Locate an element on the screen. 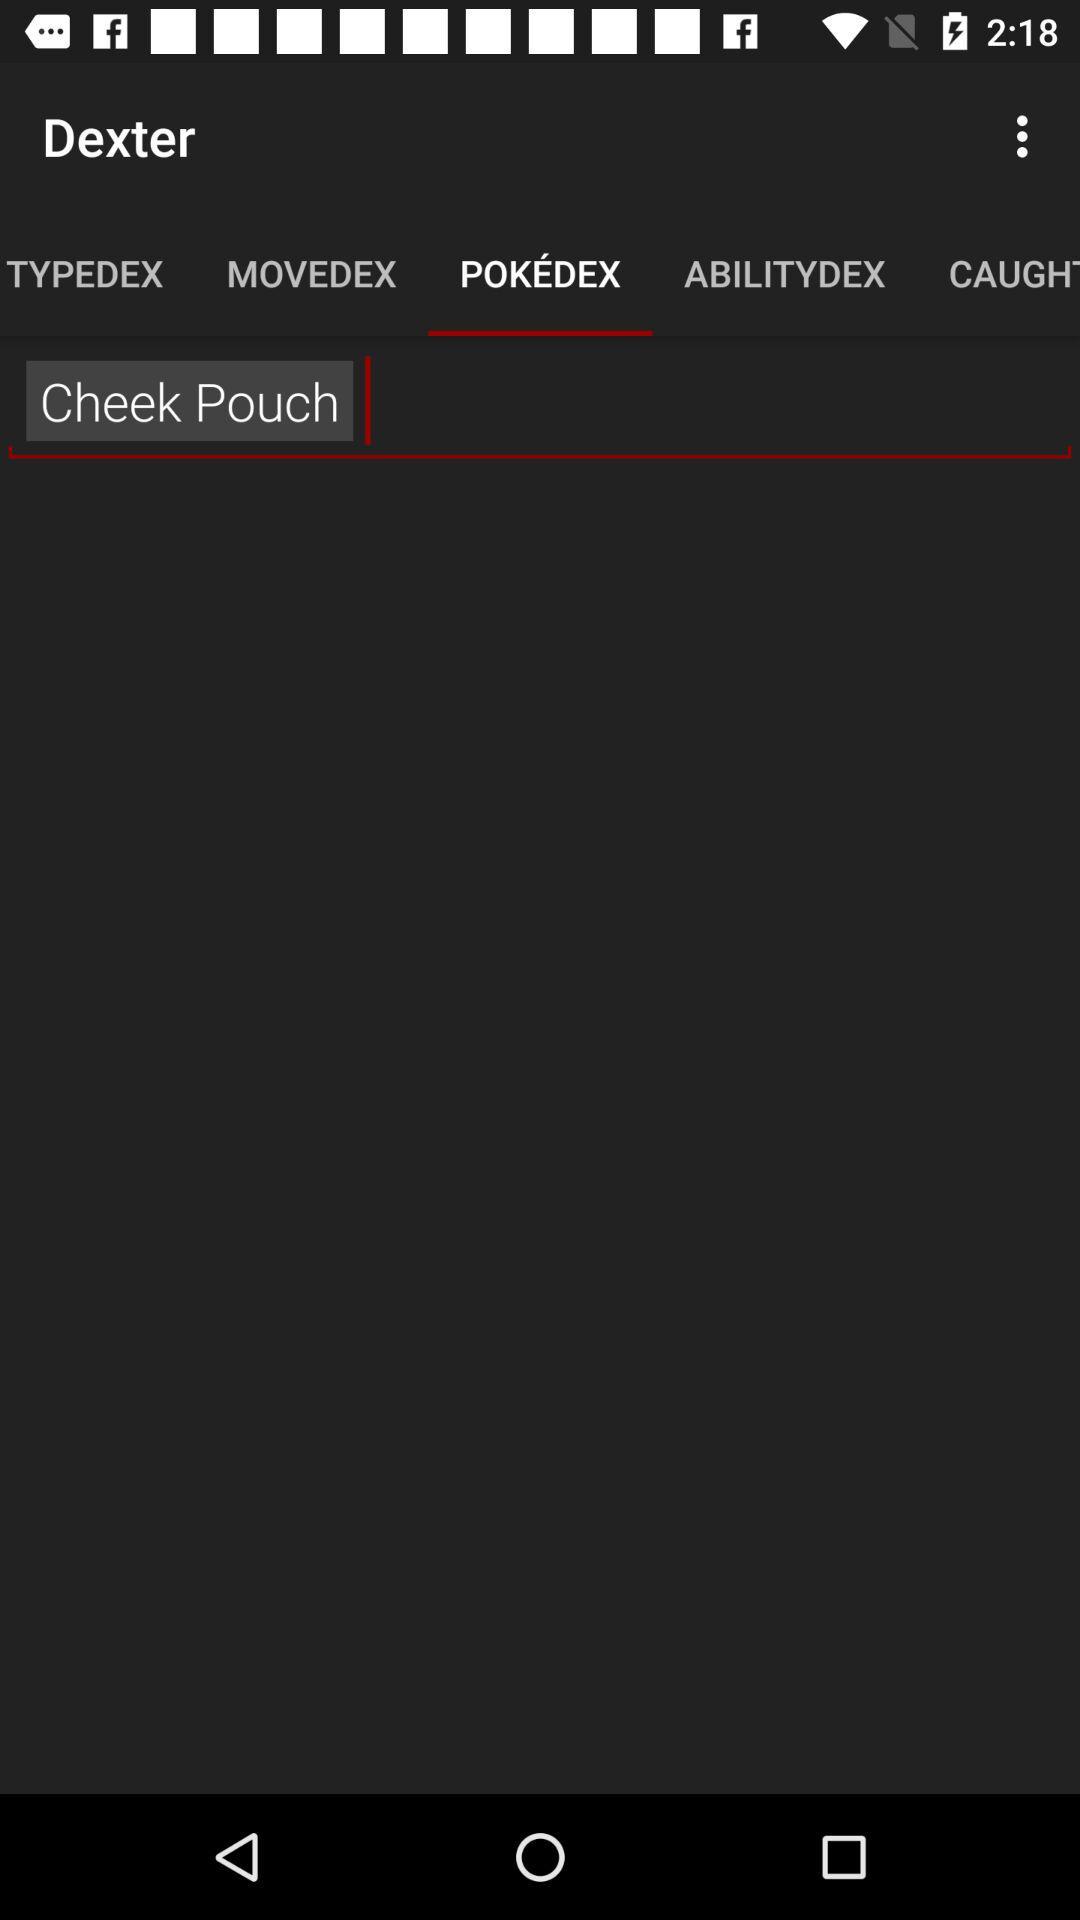 The height and width of the screenshot is (1920, 1080). the icon at the center is located at coordinates (540, 1130).